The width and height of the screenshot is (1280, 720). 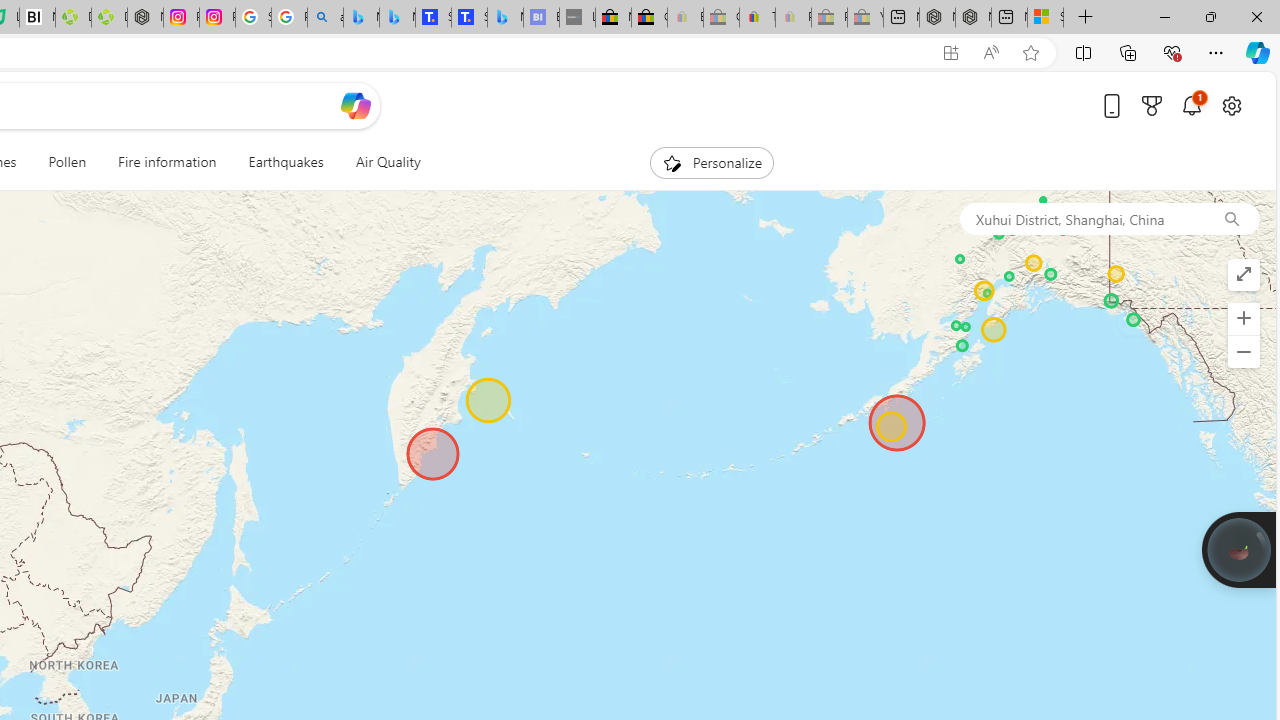 I want to click on 'Open settings', so click(x=1231, y=105).